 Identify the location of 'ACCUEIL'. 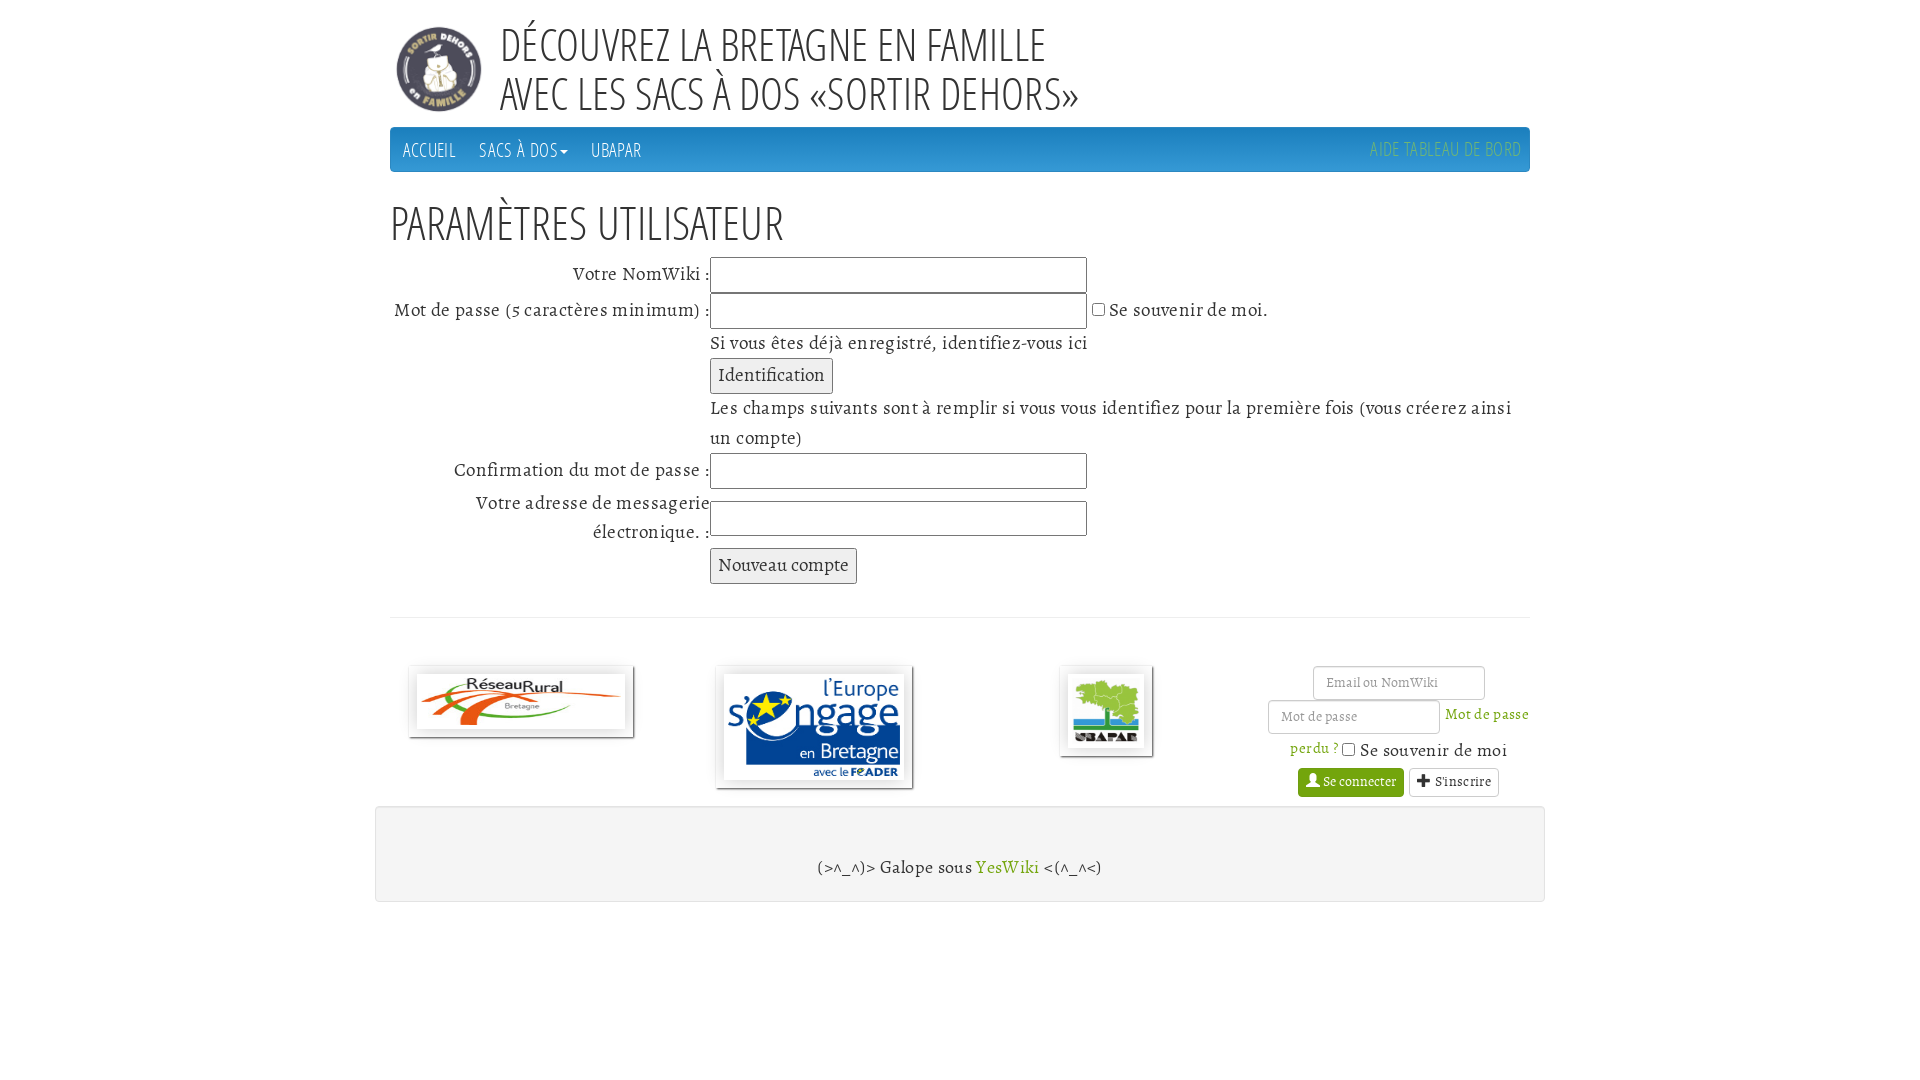
(390, 148).